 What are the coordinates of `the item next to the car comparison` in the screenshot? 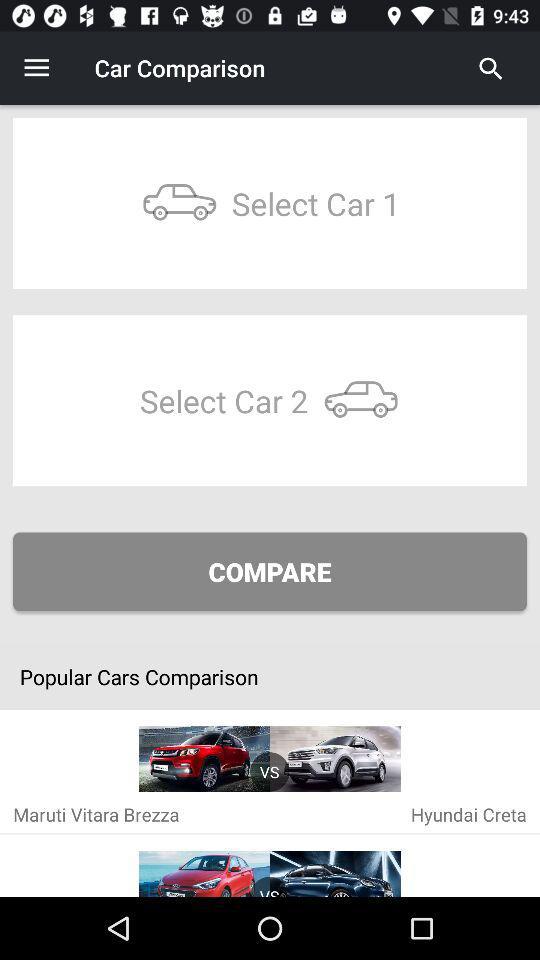 It's located at (490, 68).